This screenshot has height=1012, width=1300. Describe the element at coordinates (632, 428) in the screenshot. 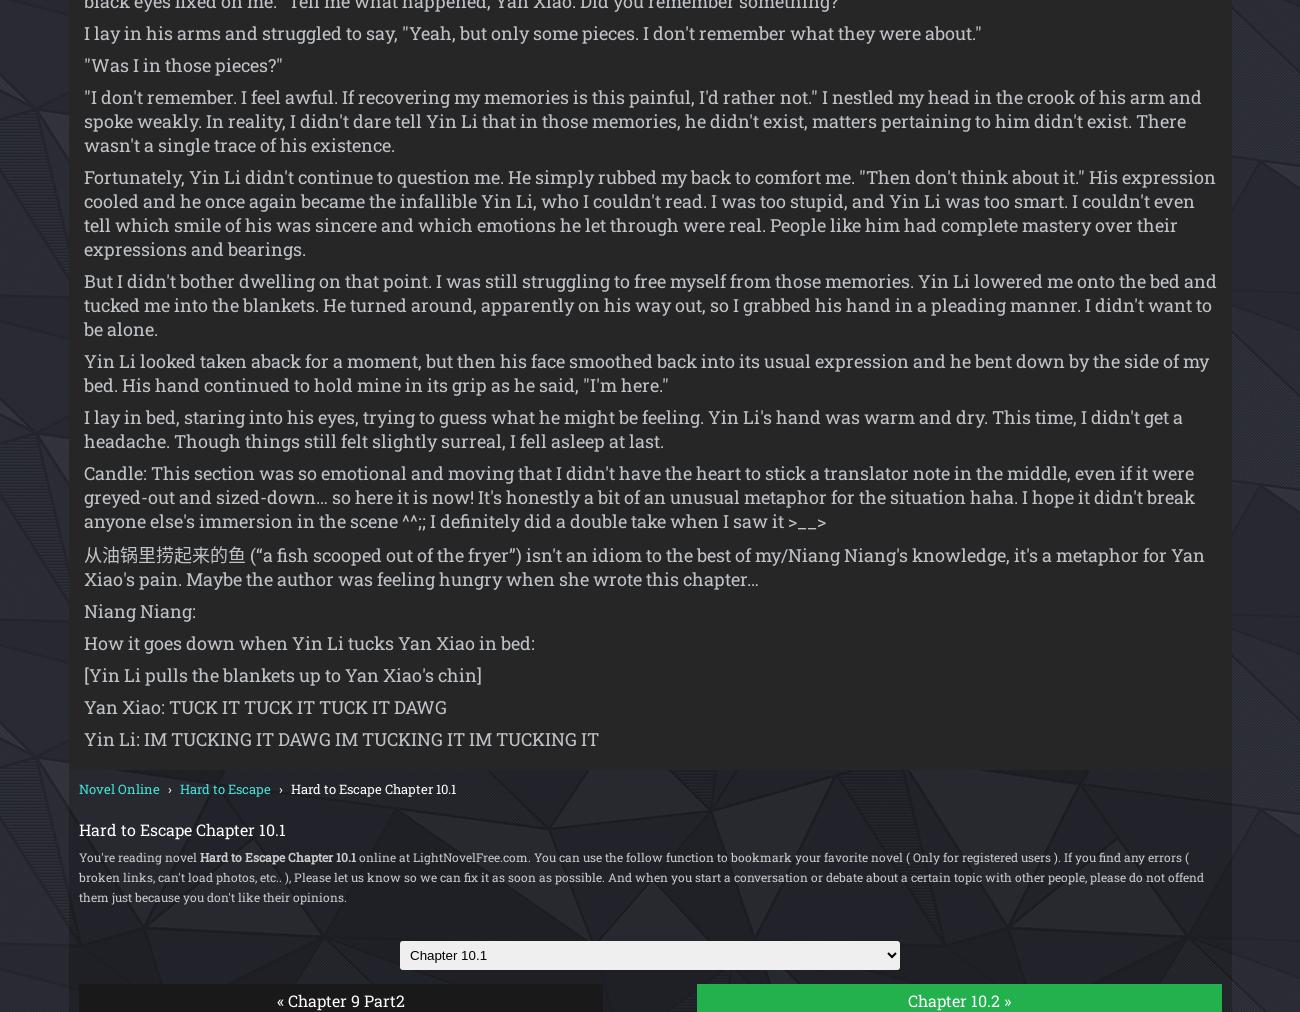

I see `'I lay in bed, staring into his eyes, trying to guess what he might be feeling. Yin Li's hand was warm and dry. This time, I didn't get a headache. Though things still felt slightly surreal, I fell asleep at last.'` at that location.